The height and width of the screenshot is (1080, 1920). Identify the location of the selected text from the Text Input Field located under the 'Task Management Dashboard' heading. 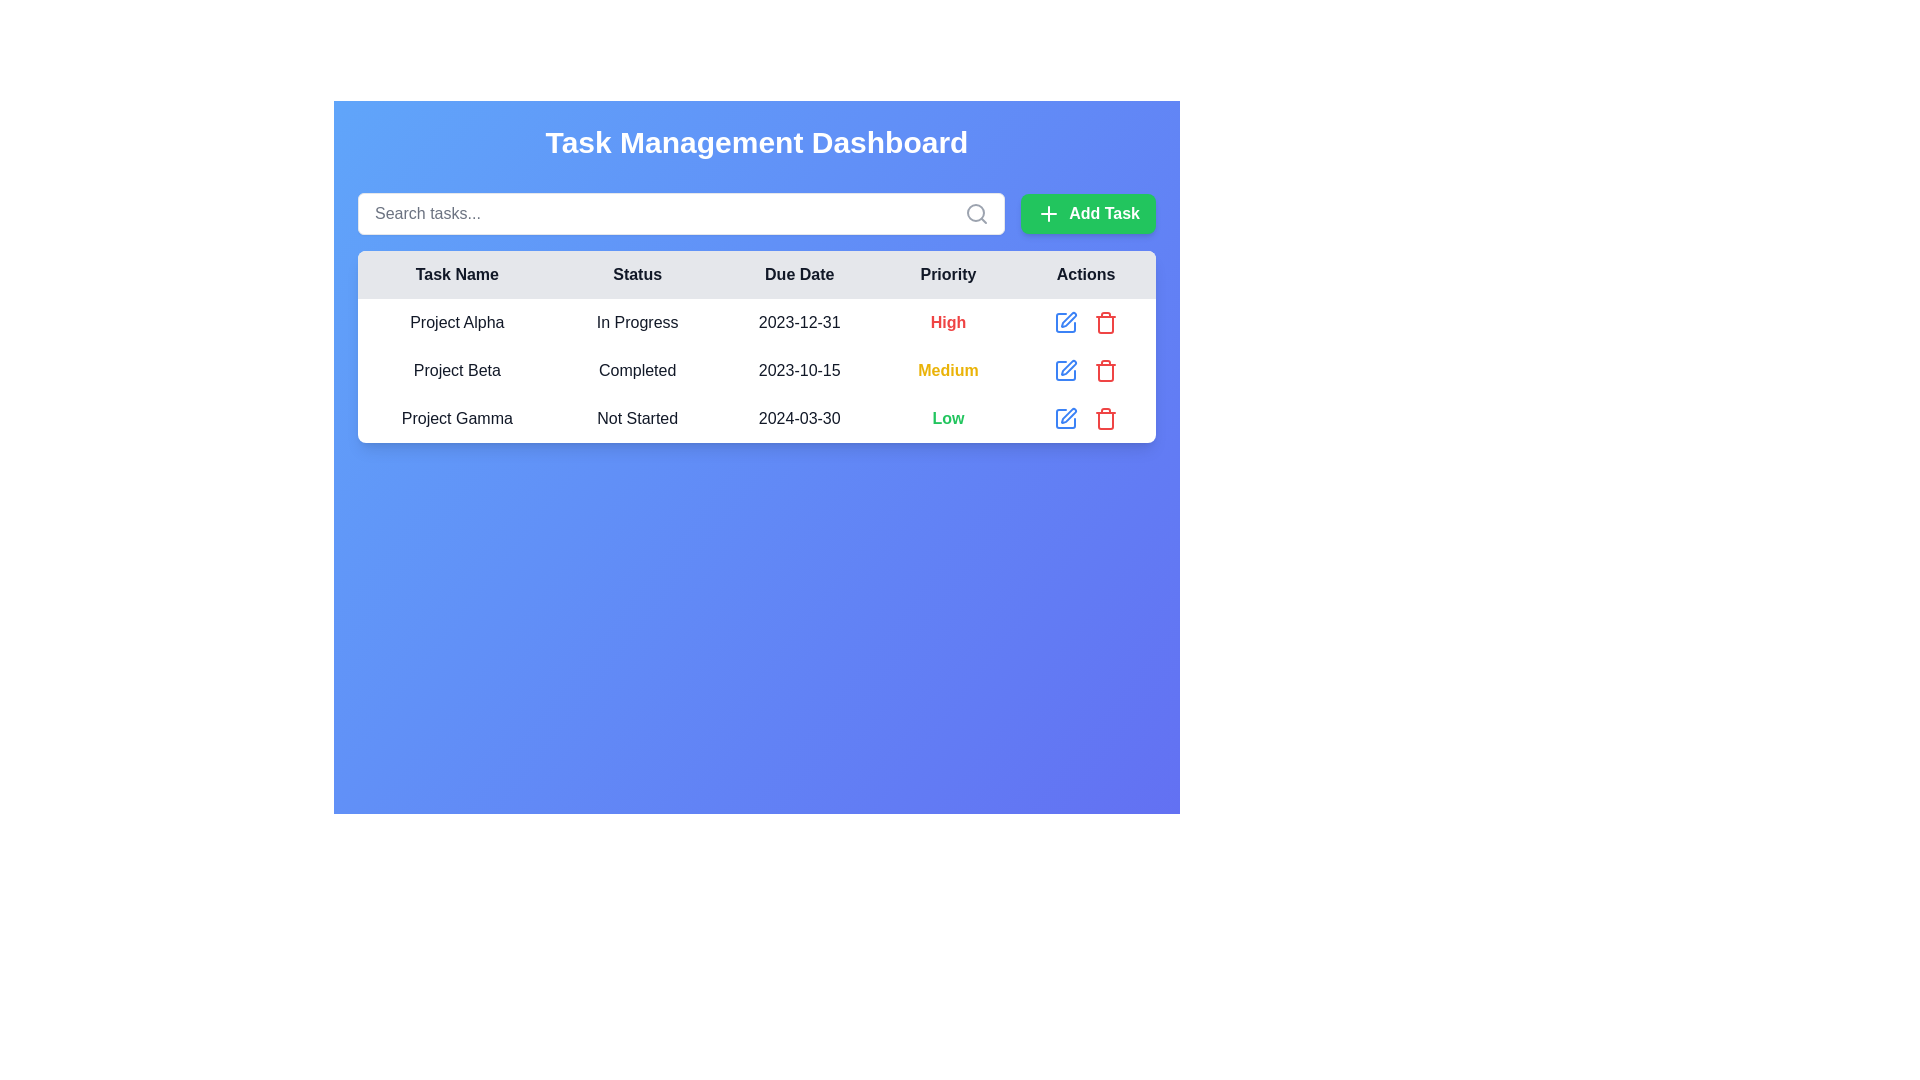
(681, 213).